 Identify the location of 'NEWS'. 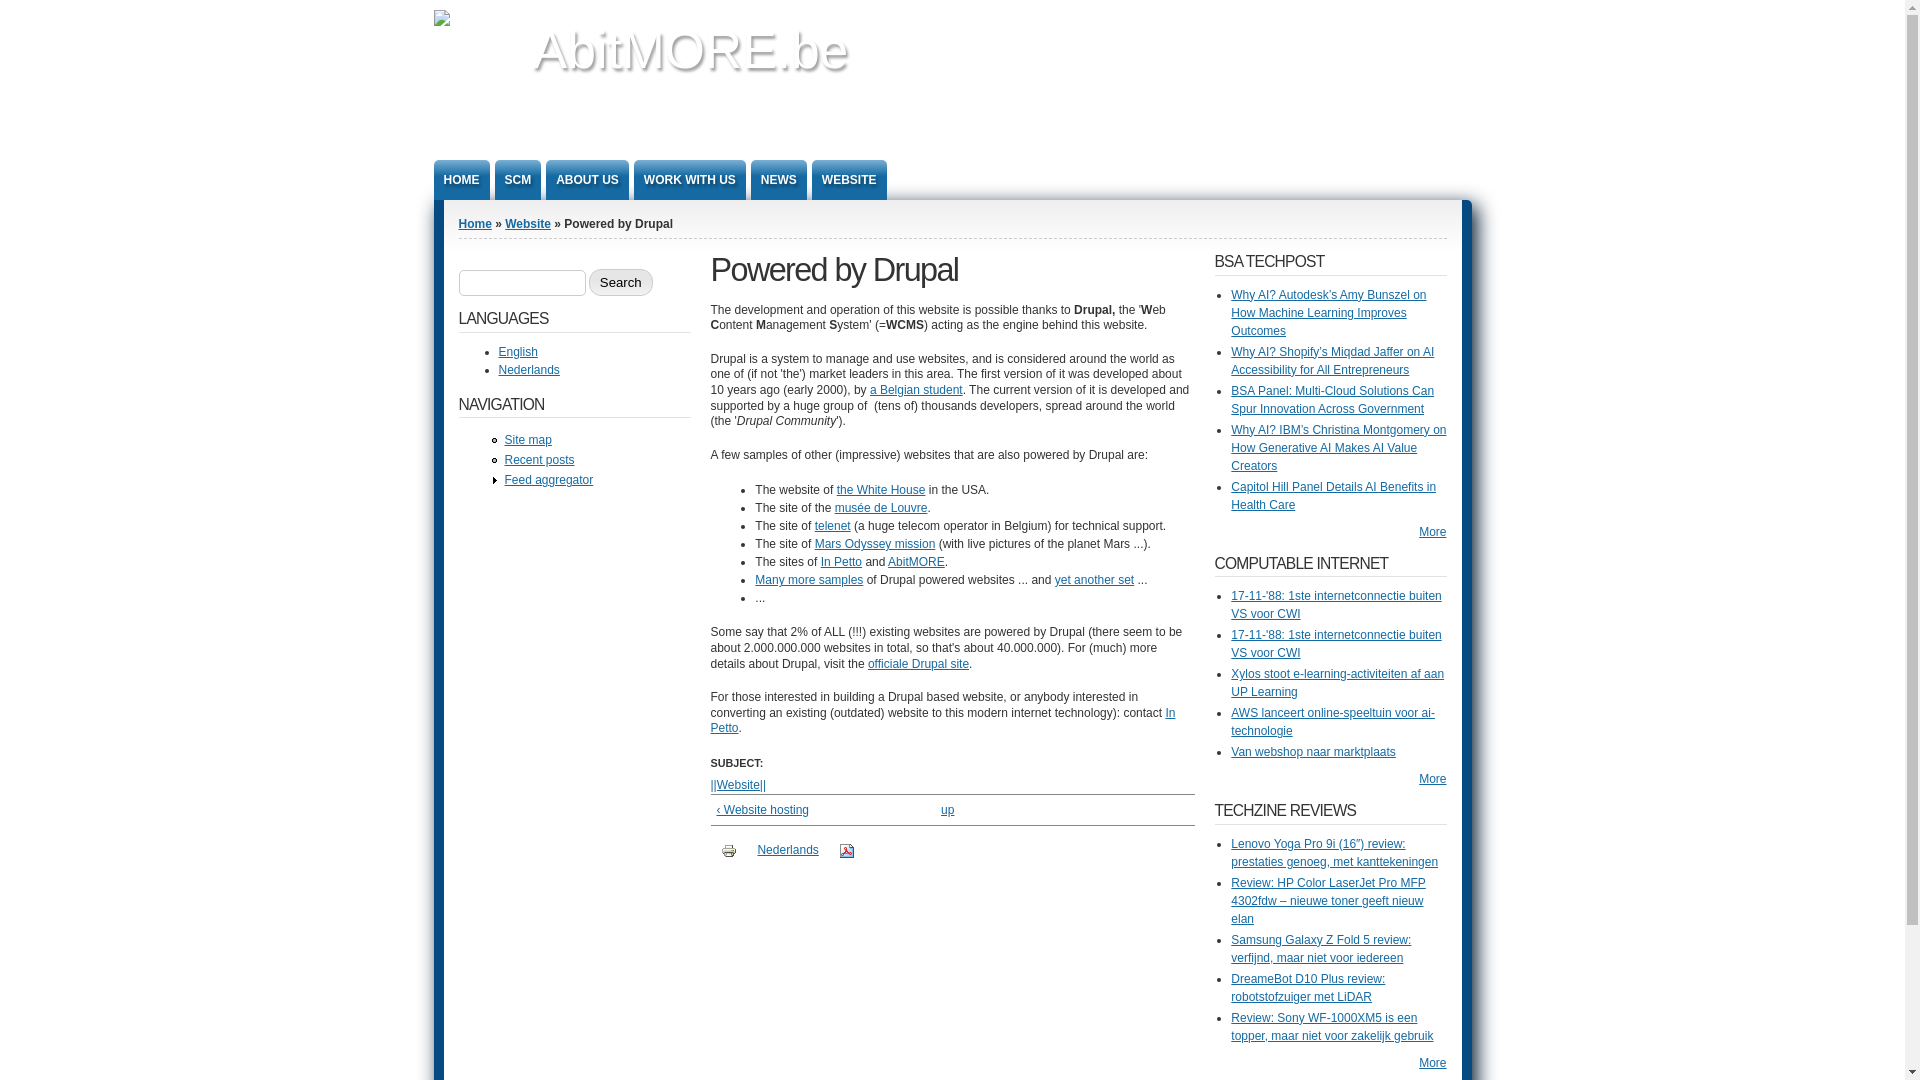
(777, 180).